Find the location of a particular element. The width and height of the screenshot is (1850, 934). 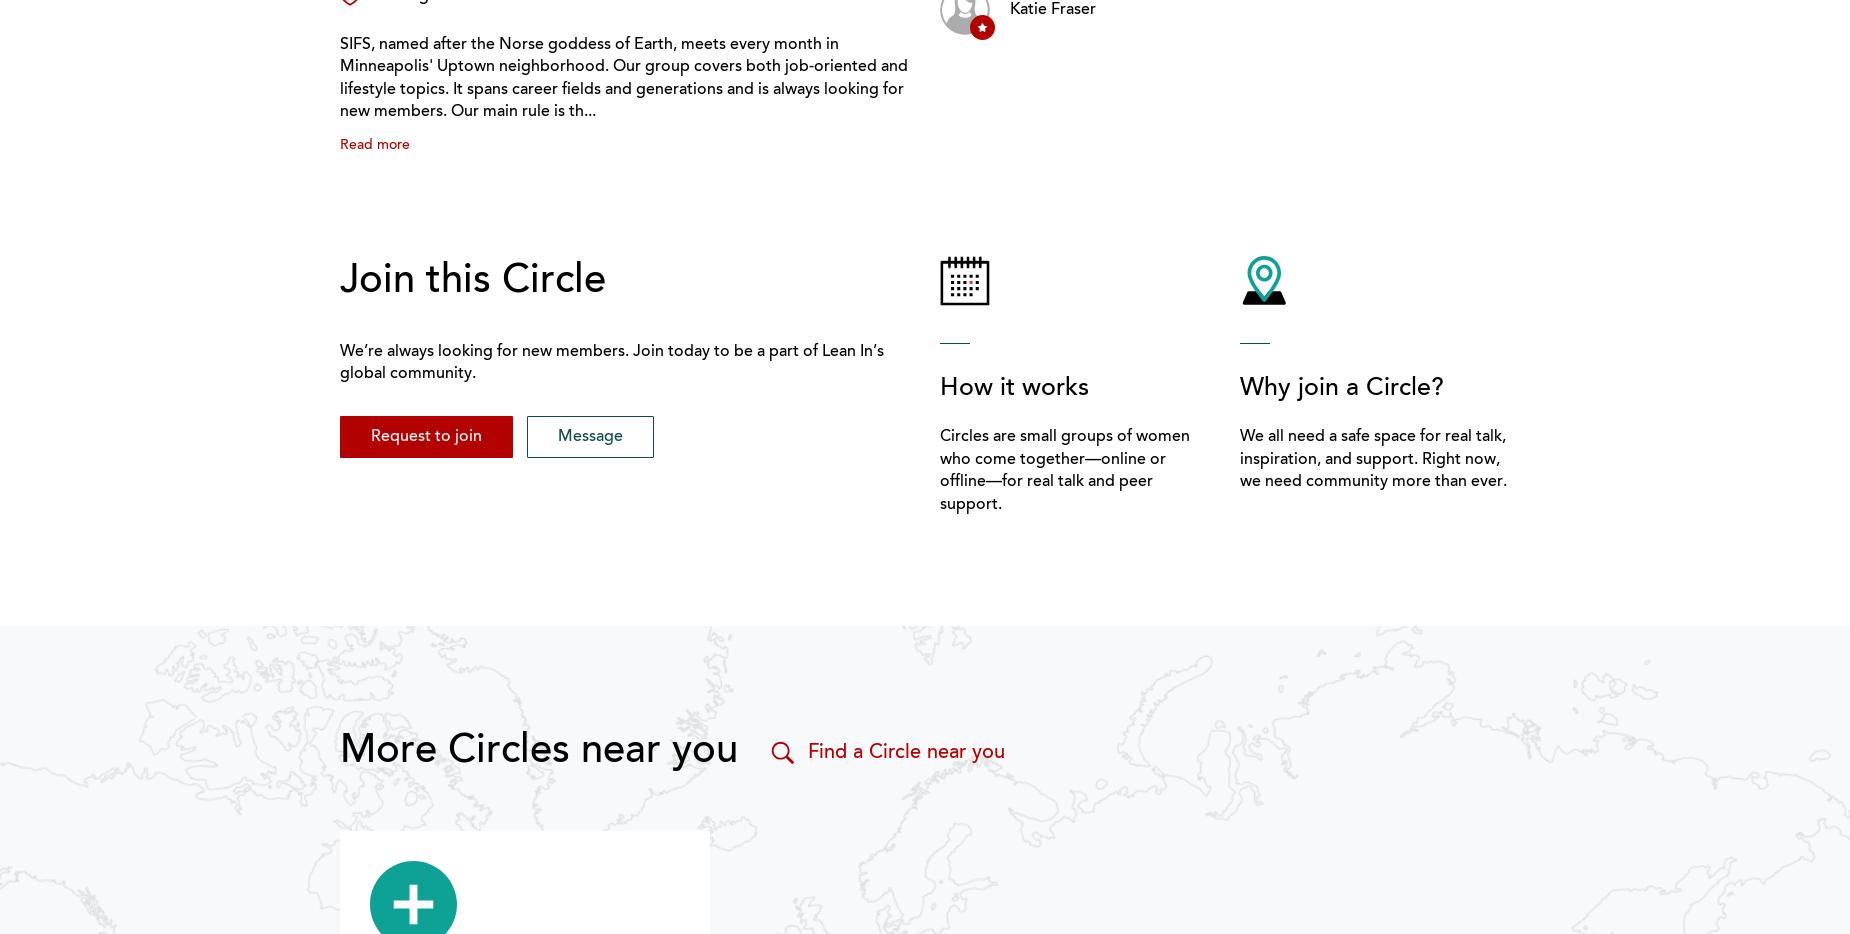

'We’re always looking for new members. Join today to be a part of Lean In’s global community.' is located at coordinates (339, 363).